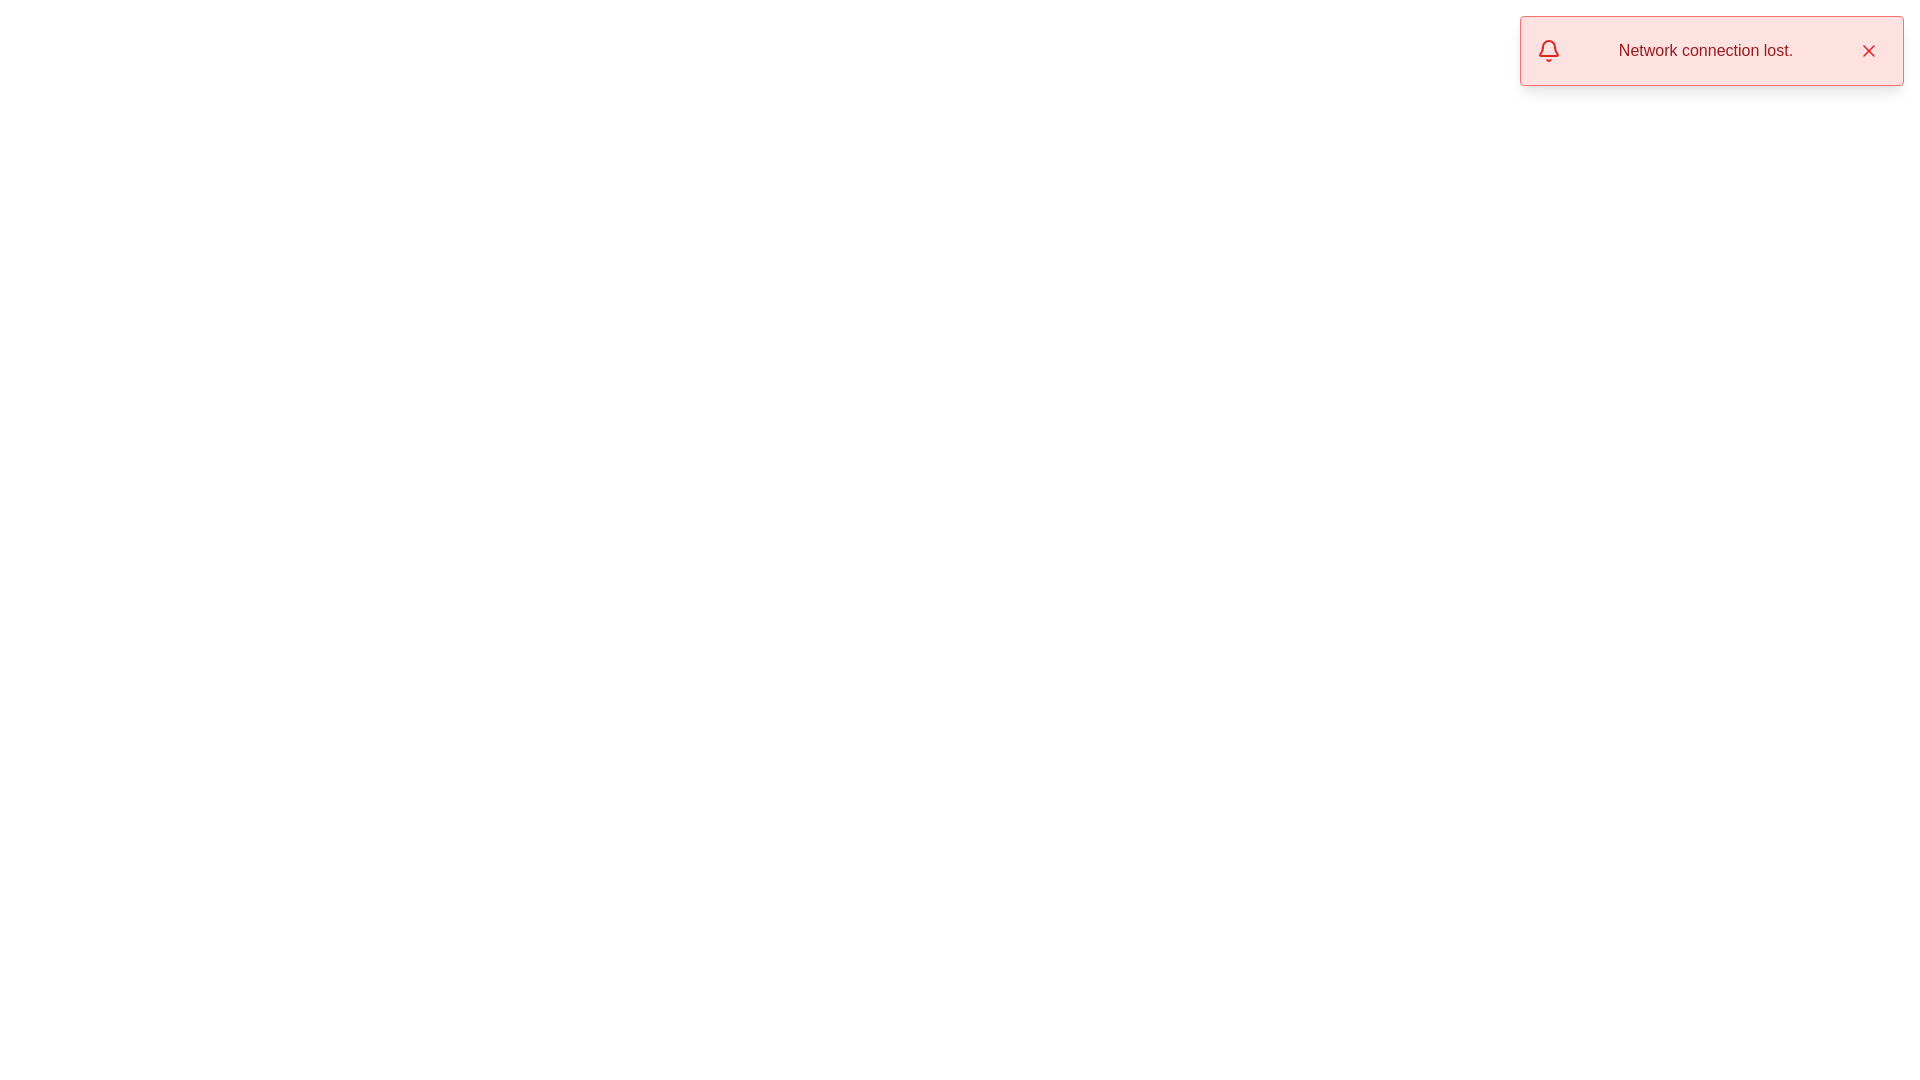  Describe the element at coordinates (1867, 49) in the screenshot. I see `the small red button with an 'X' icon located in the top-right corner of the notification box, following the text 'Network connection lost'` at that location.